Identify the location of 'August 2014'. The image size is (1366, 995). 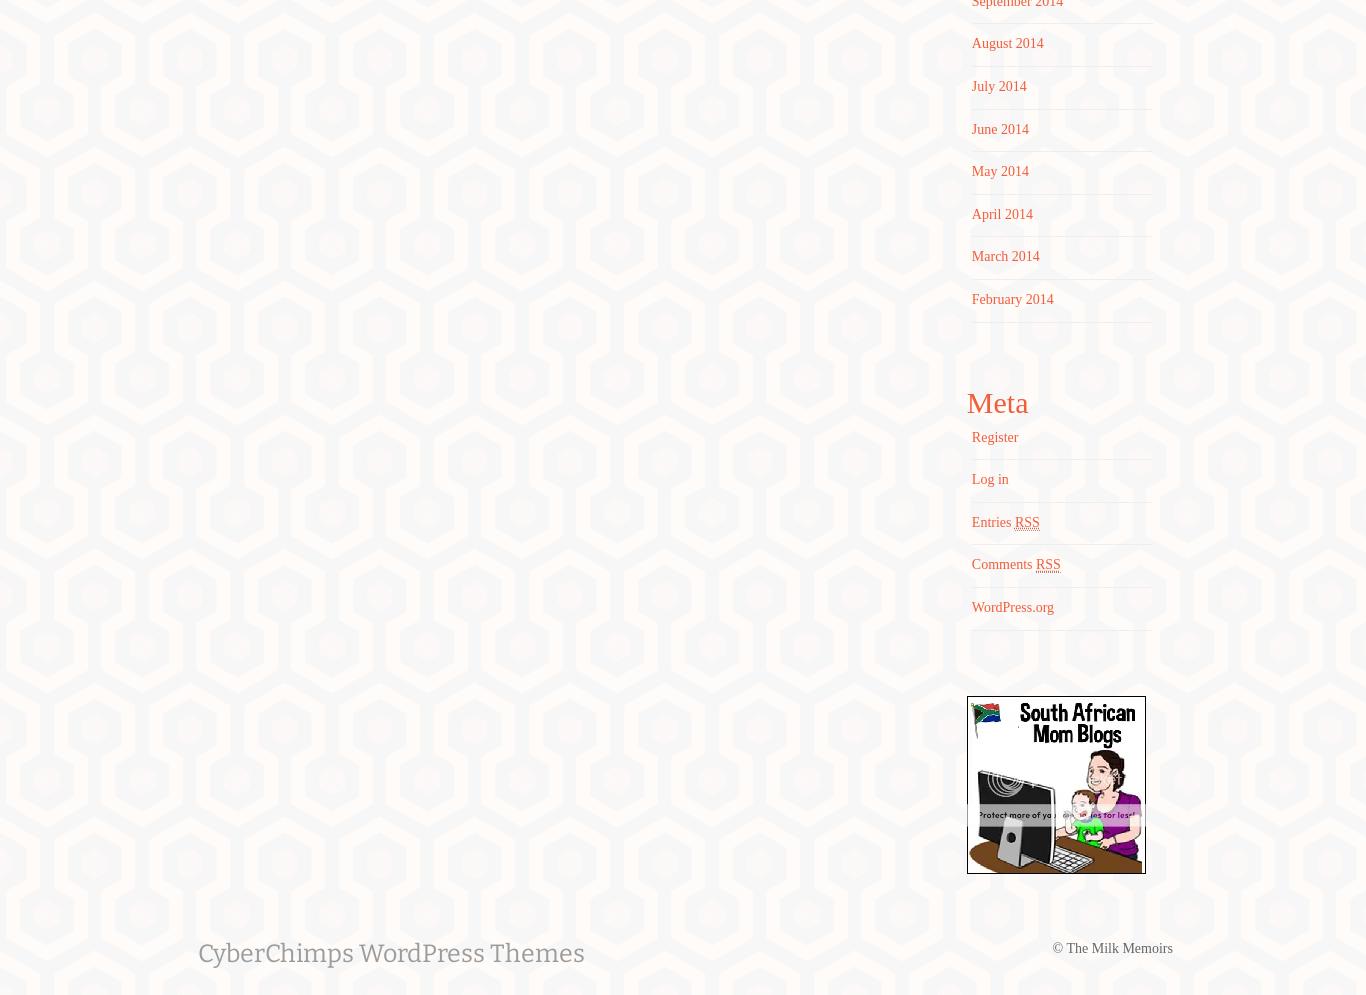
(1007, 42).